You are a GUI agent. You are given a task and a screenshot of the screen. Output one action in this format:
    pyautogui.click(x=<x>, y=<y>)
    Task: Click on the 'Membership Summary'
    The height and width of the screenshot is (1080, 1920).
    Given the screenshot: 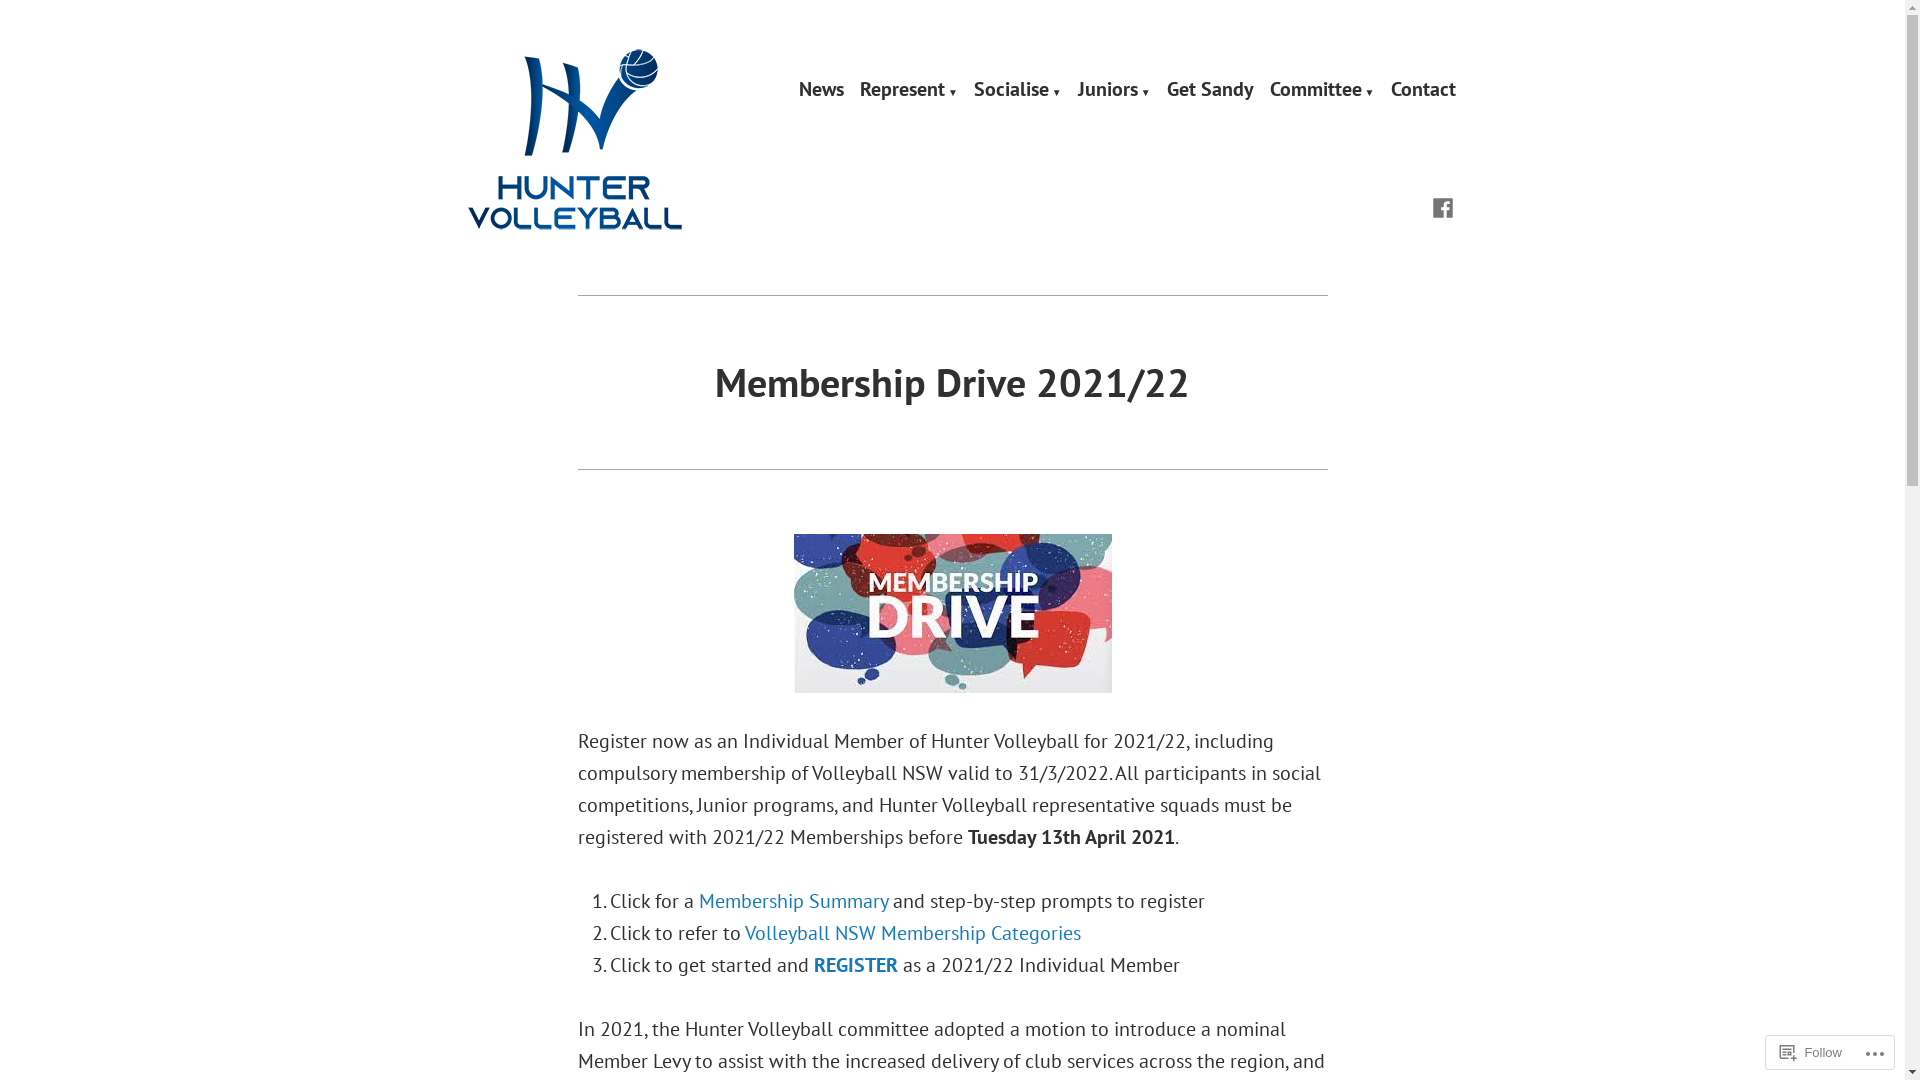 What is the action you would take?
    pyautogui.click(x=791, y=901)
    